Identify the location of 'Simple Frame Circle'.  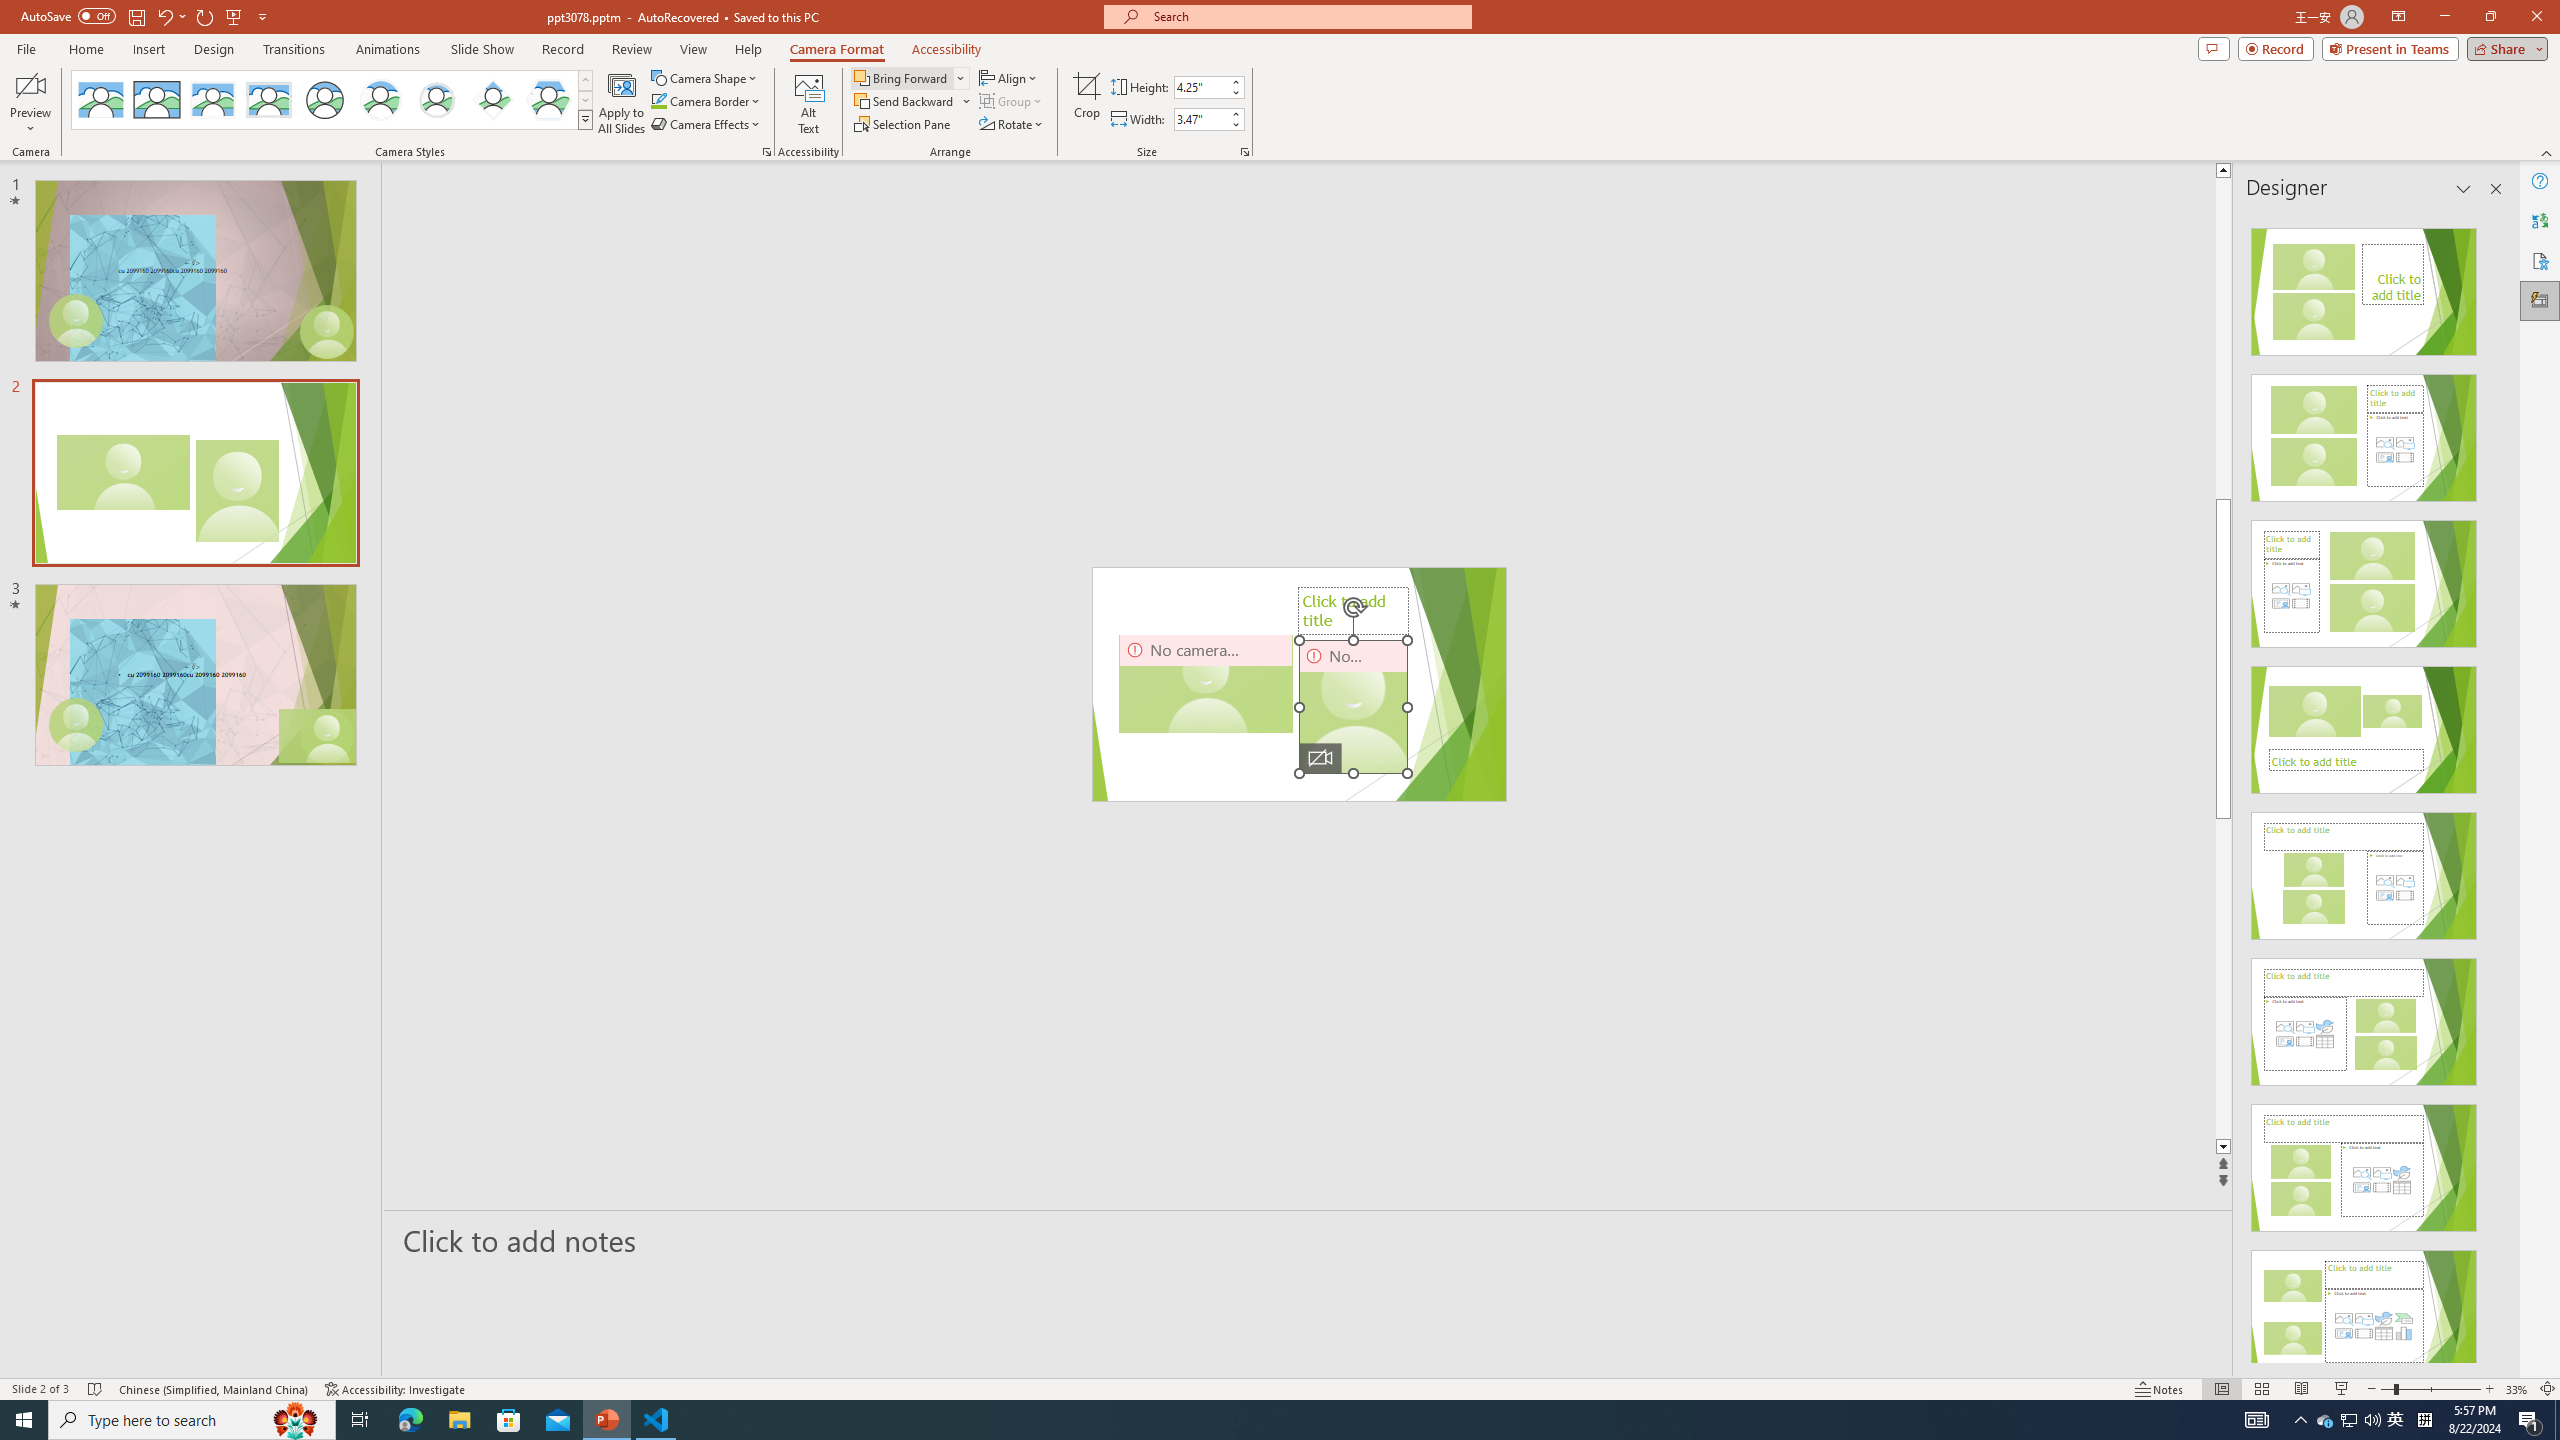
(325, 99).